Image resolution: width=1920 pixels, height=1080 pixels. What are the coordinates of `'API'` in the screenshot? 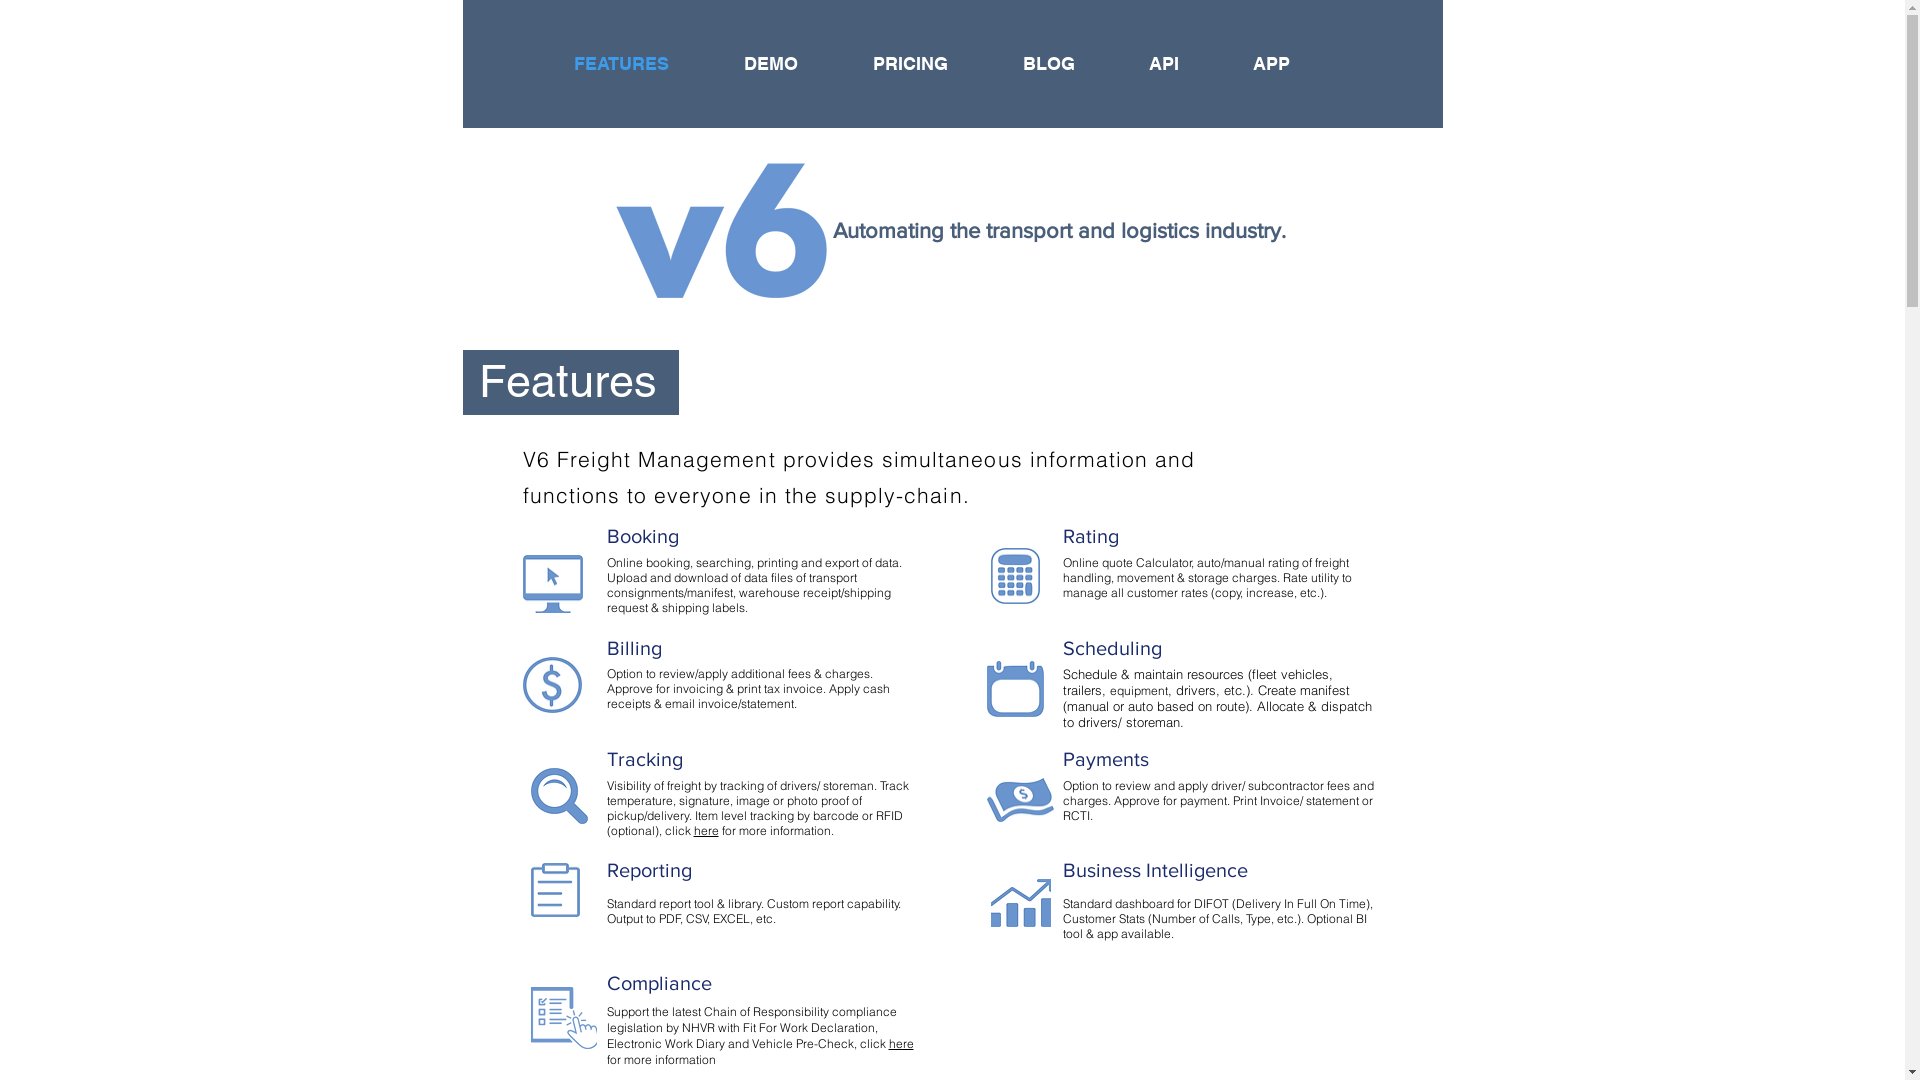 It's located at (1185, 63).